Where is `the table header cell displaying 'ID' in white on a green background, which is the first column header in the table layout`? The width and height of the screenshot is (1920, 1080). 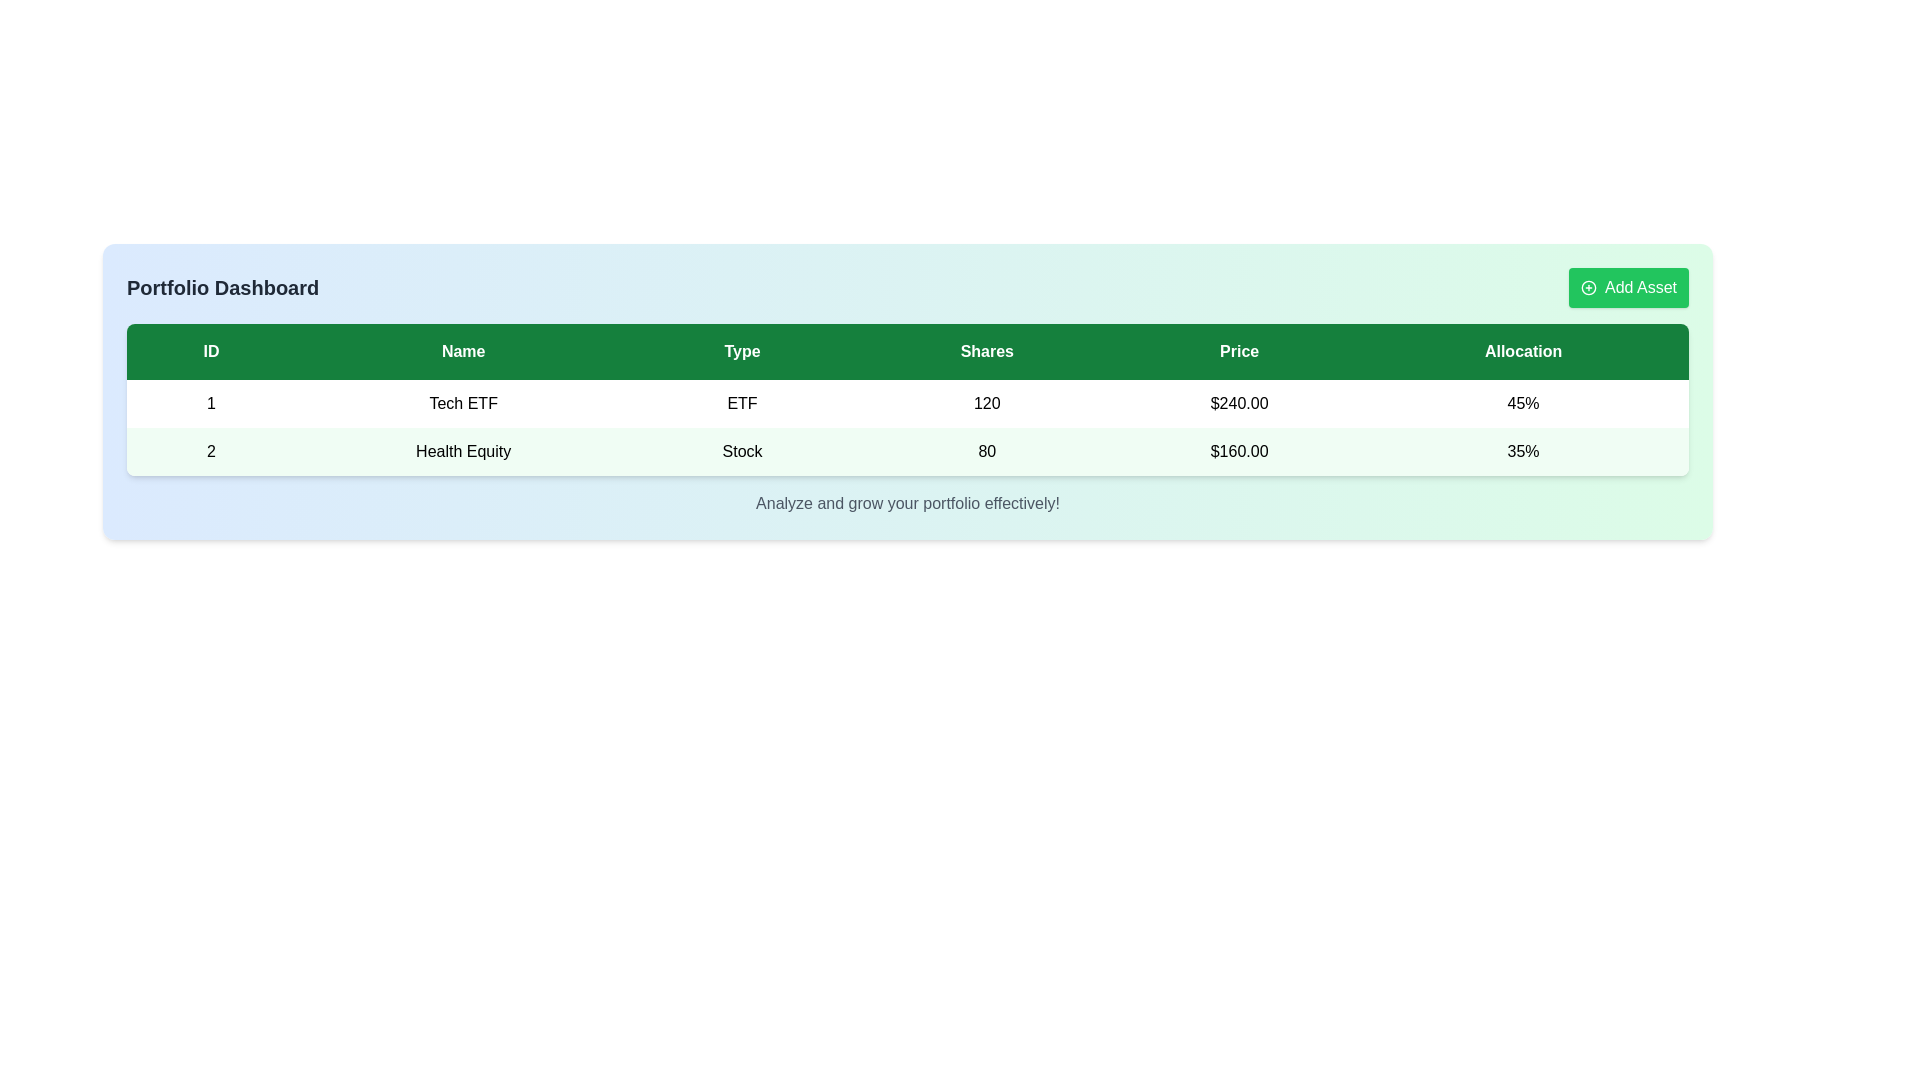 the table header cell displaying 'ID' in white on a green background, which is the first column header in the table layout is located at coordinates (211, 350).